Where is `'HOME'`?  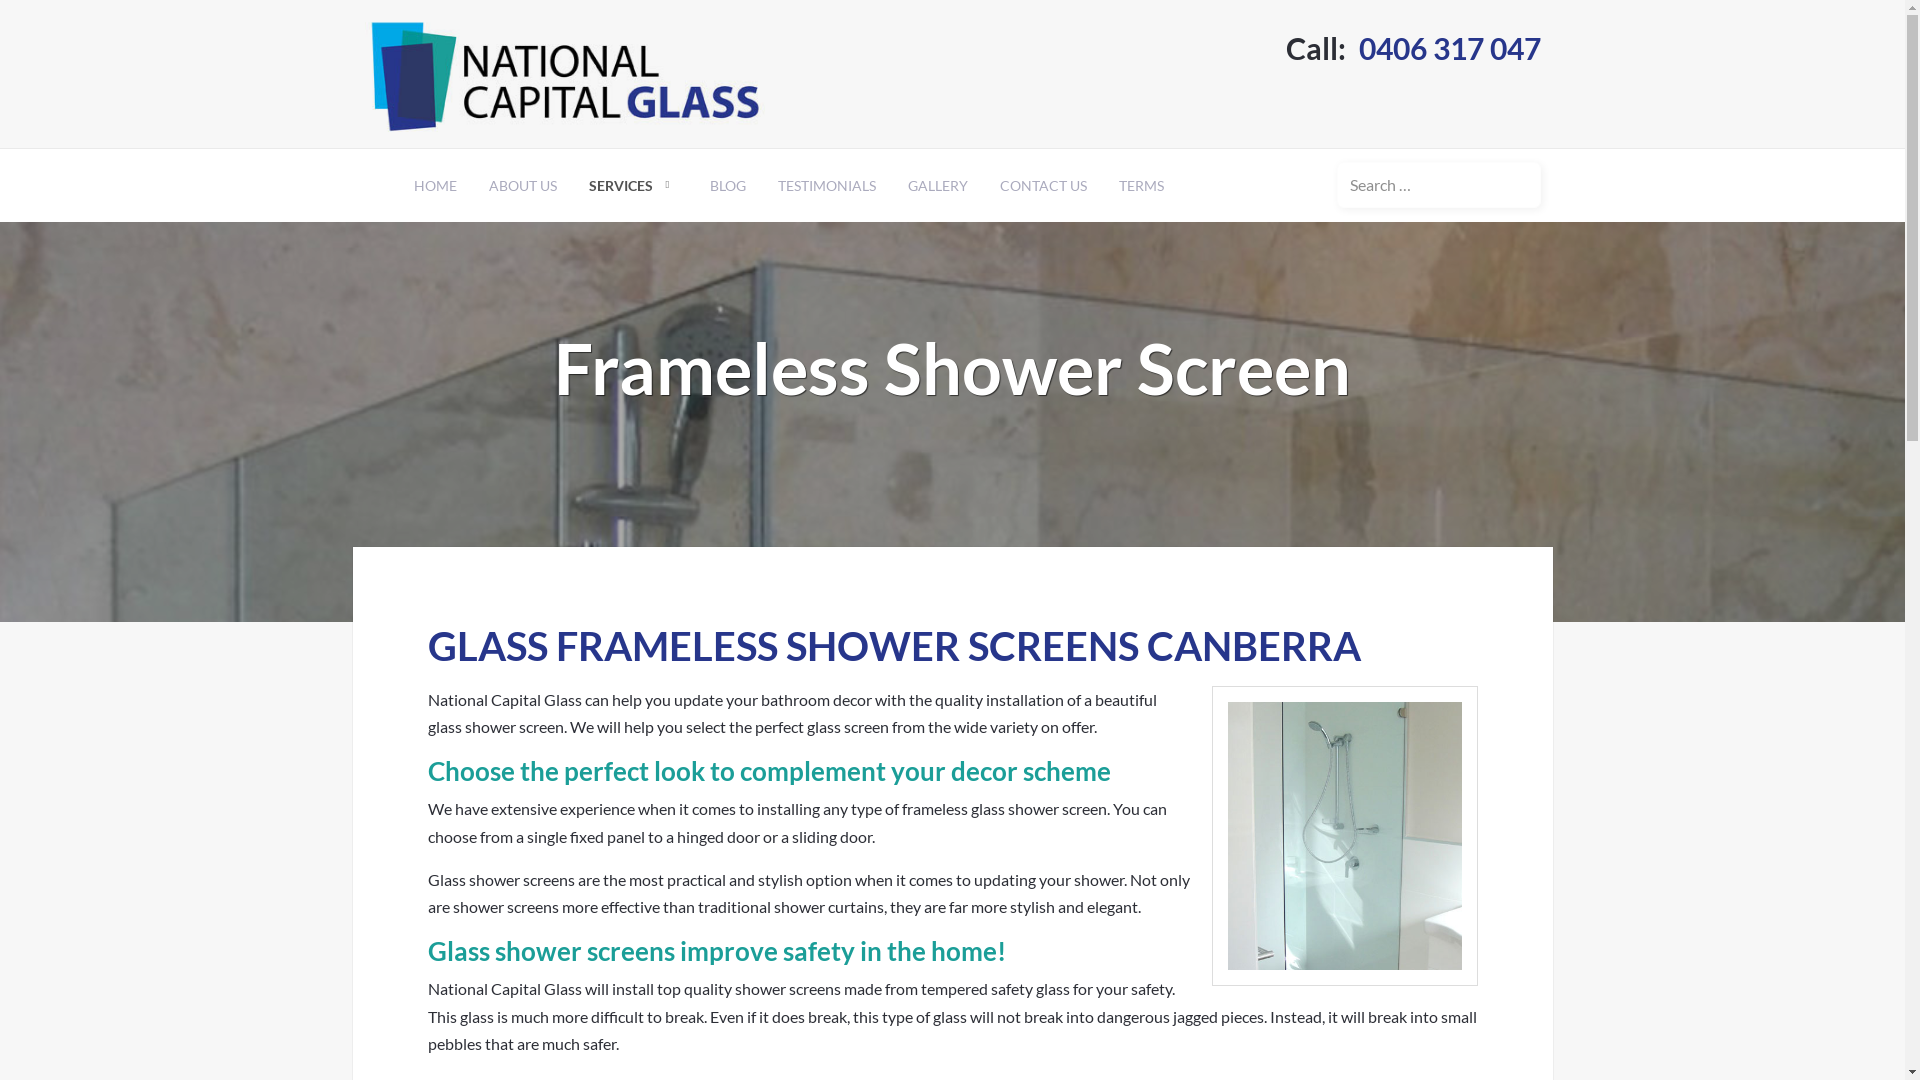
'HOME' is located at coordinates (434, 185).